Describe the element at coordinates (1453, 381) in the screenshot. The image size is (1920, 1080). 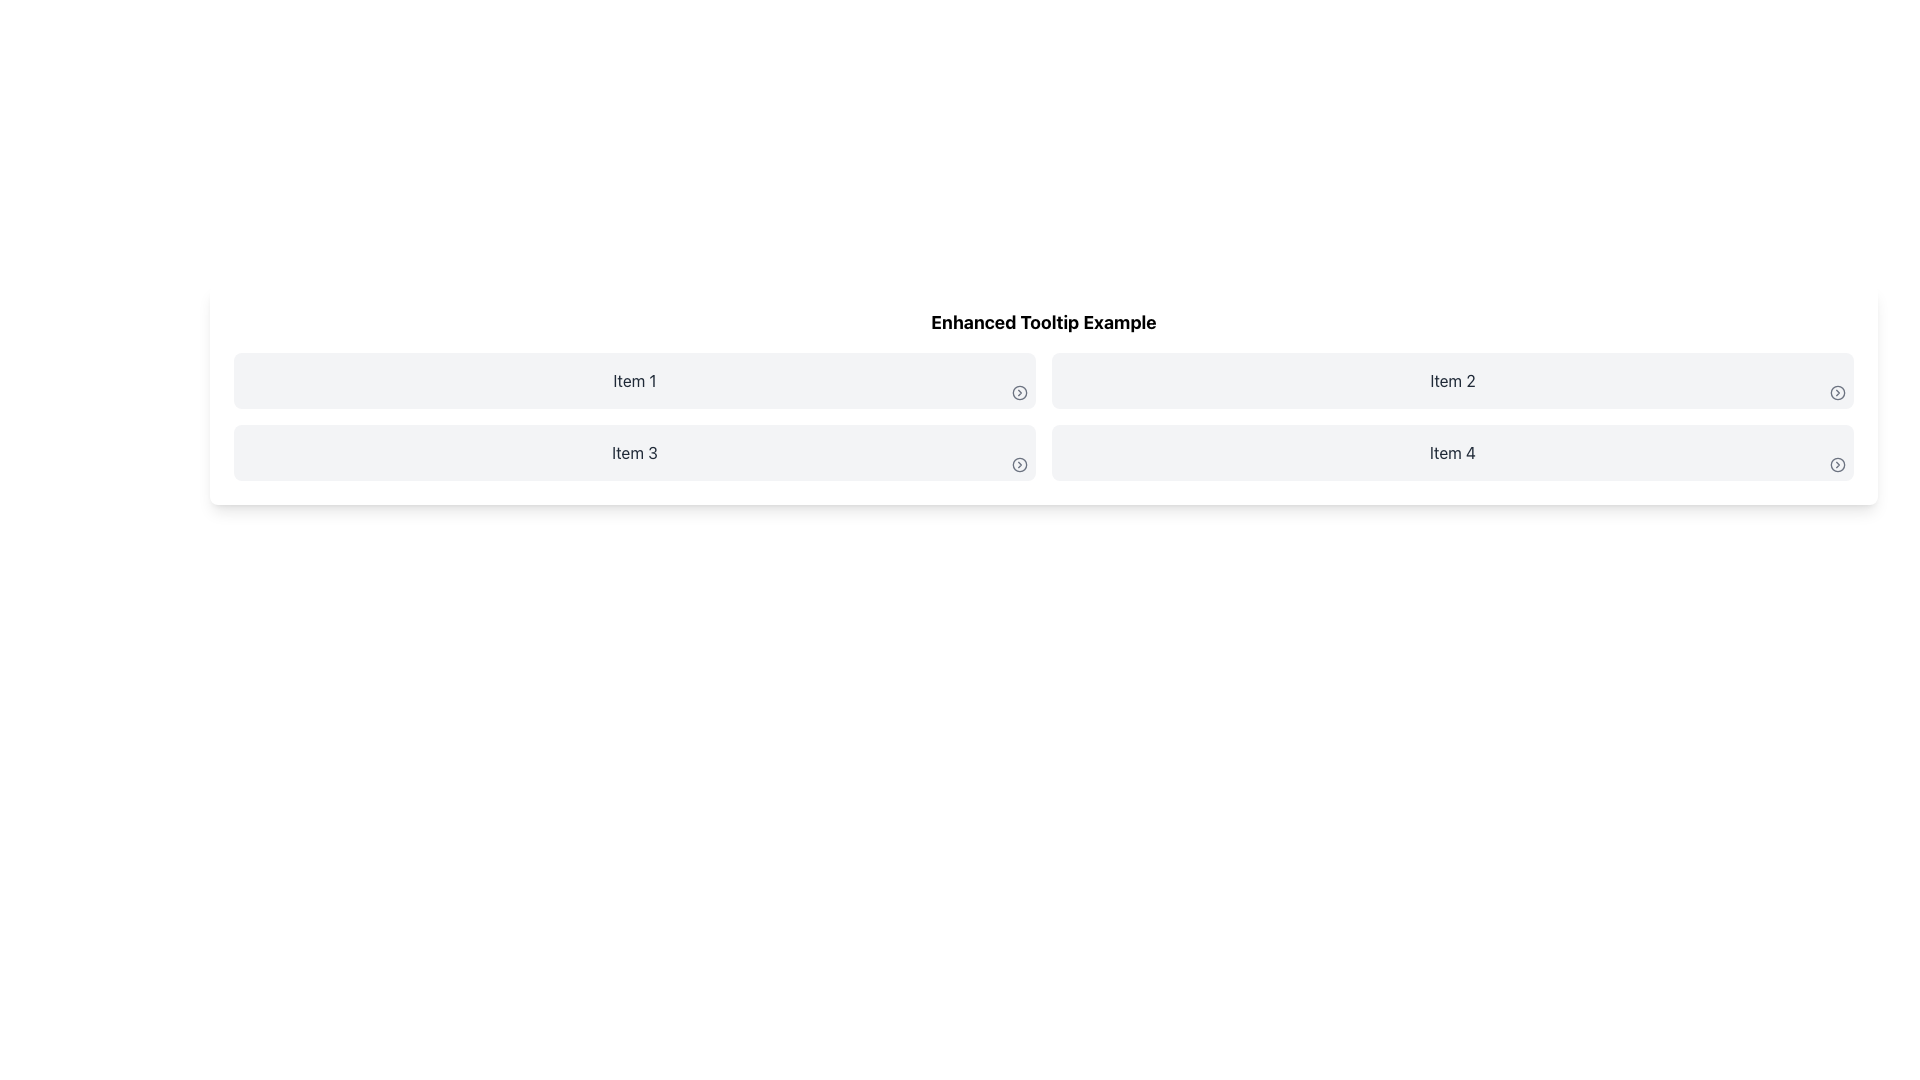
I see `the static label reading 'Item 2', which is styled in gray and is the second item in a horizontal list, positioned above 'Item 4' and next to 'Item 1'` at that location.